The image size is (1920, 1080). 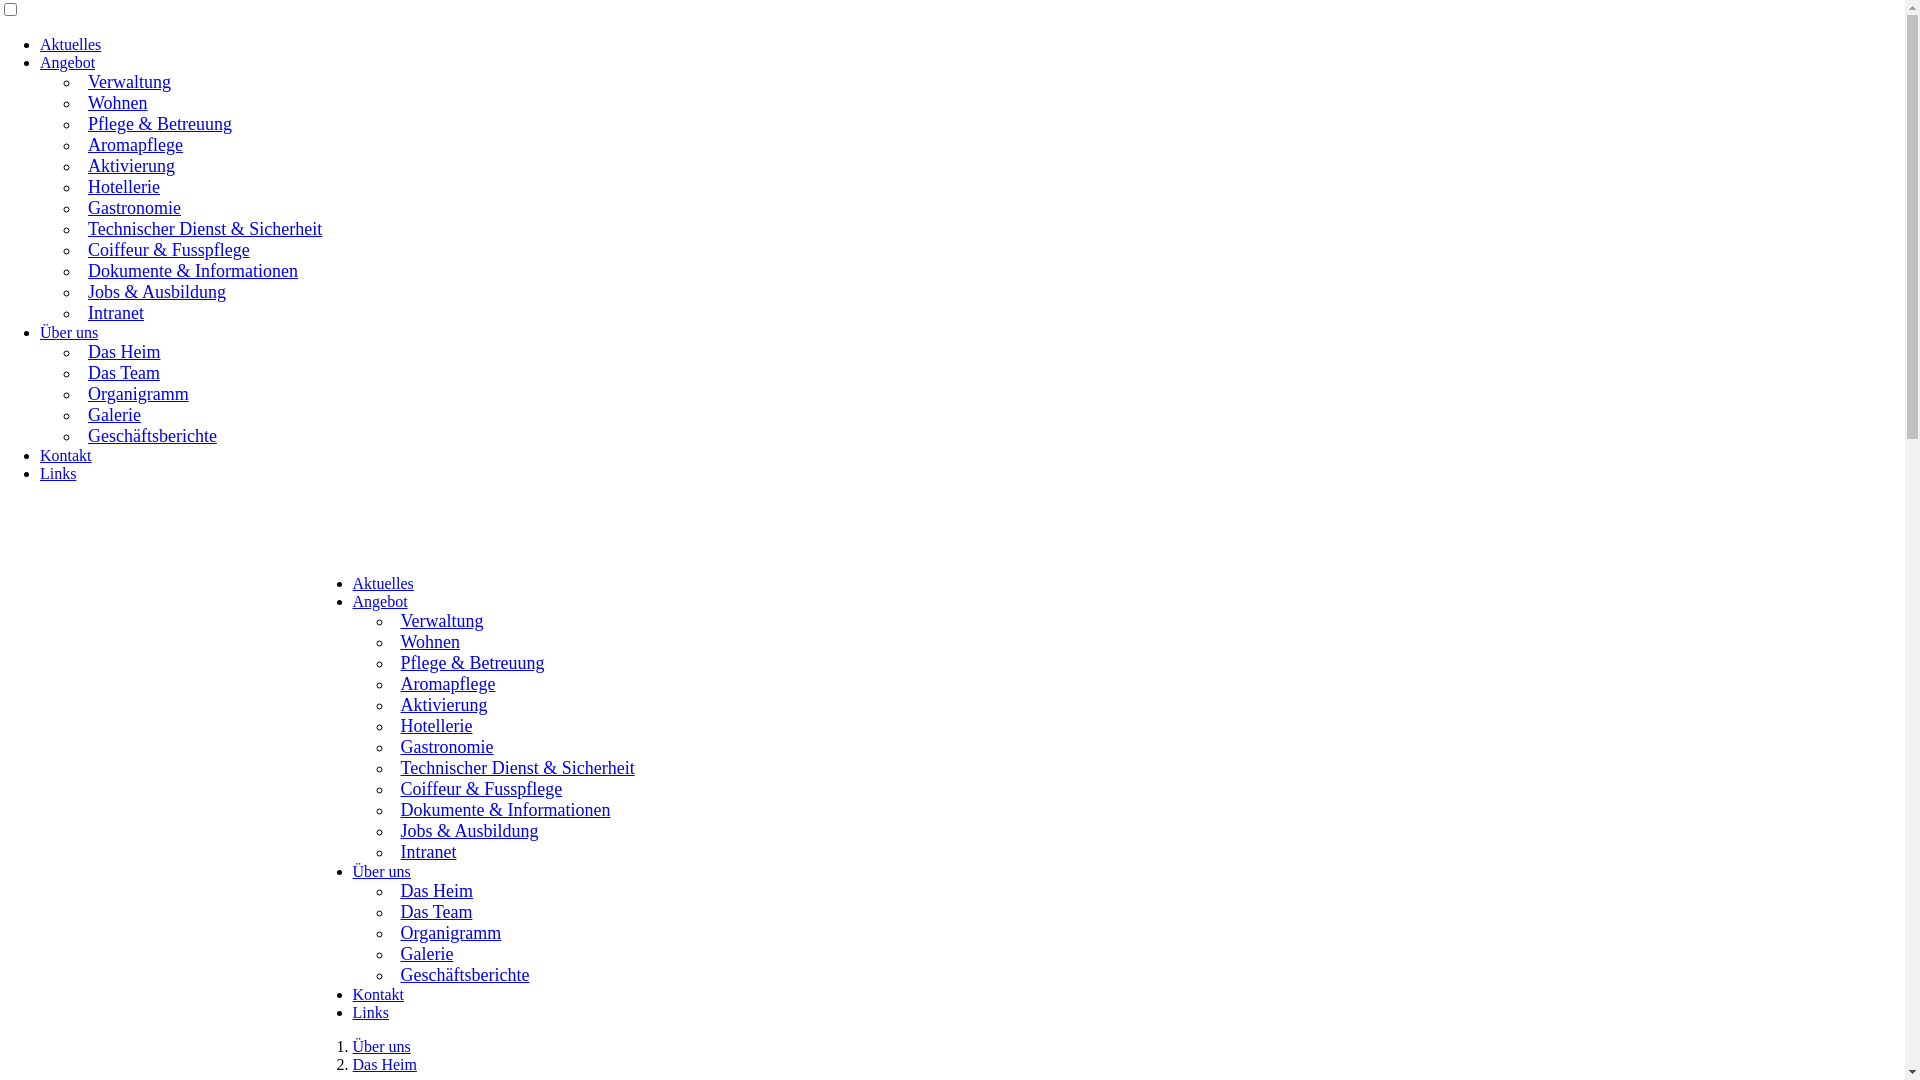 What do you see at coordinates (153, 289) in the screenshot?
I see `'Jobs & Ausbildung'` at bounding box center [153, 289].